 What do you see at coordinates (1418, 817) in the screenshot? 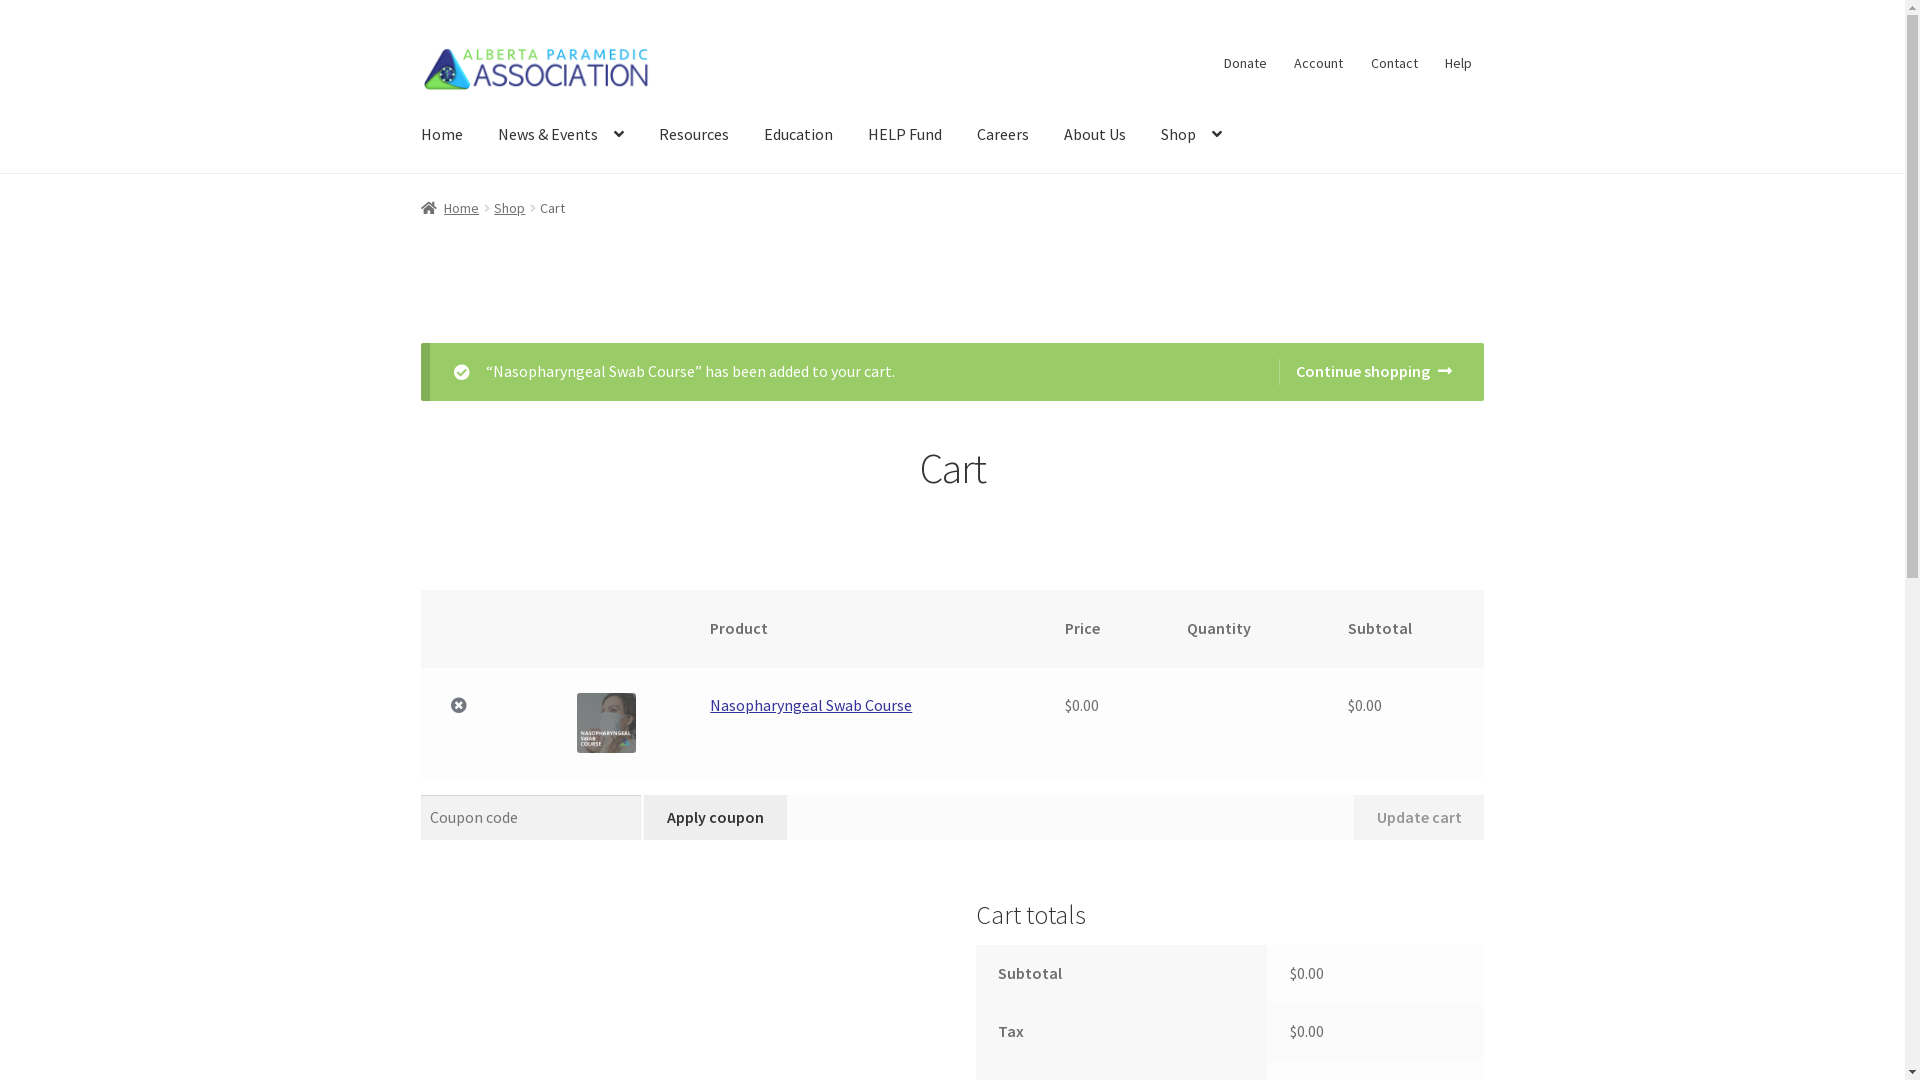
I see `'Update cart'` at bounding box center [1418, 817].